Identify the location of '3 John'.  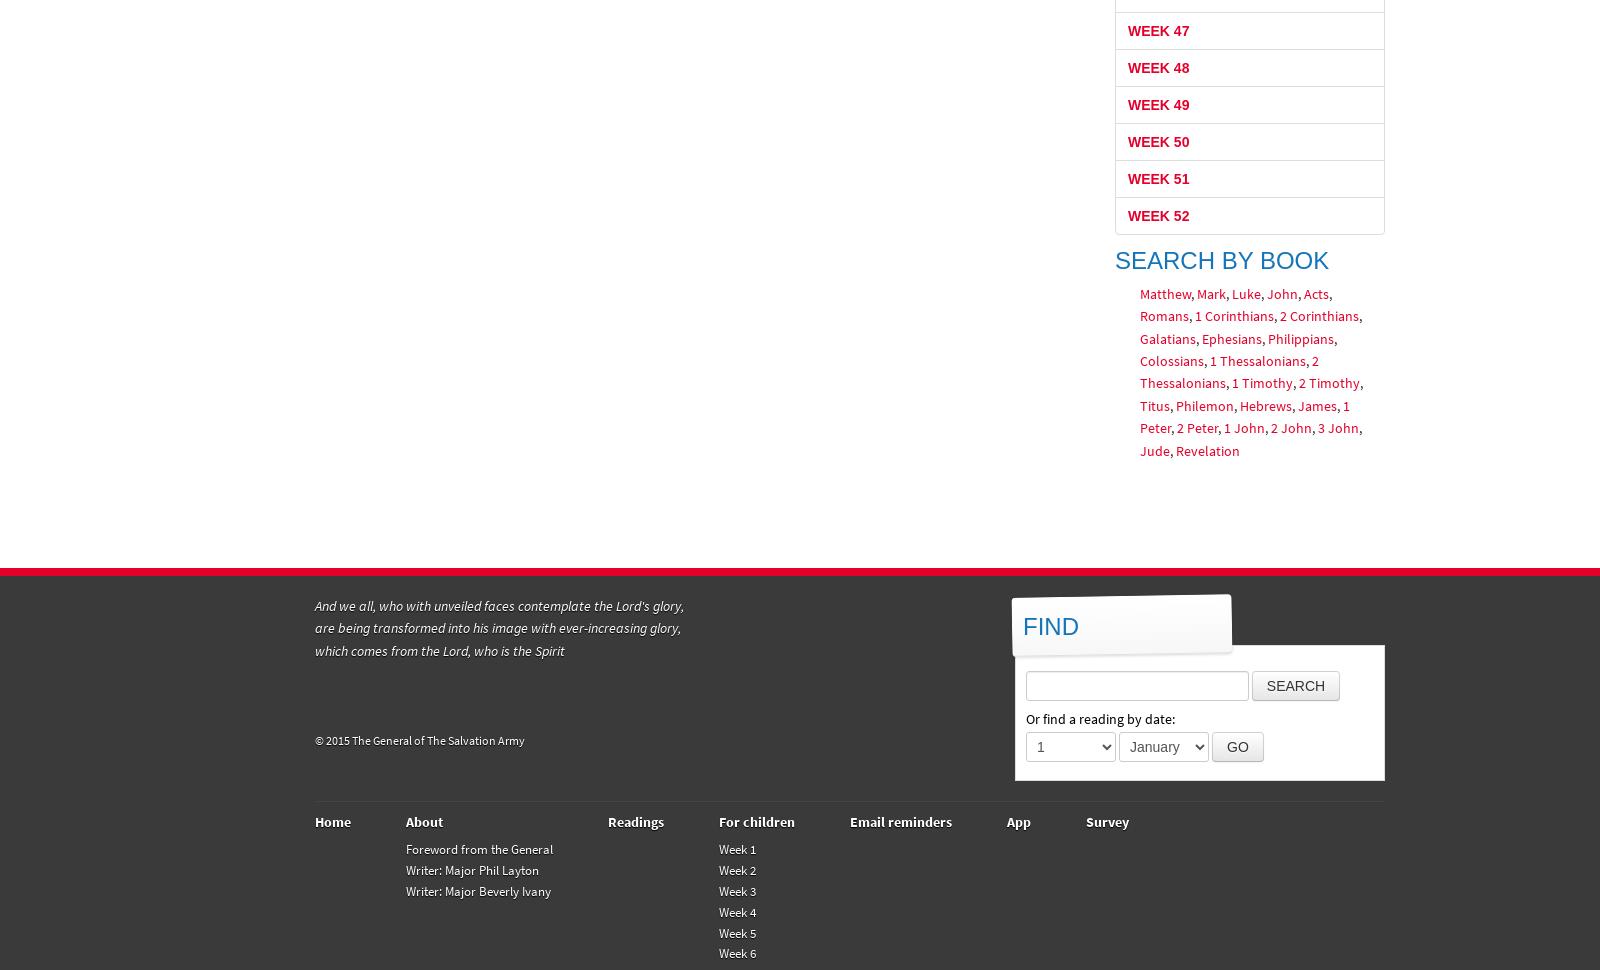
(1336, 428).